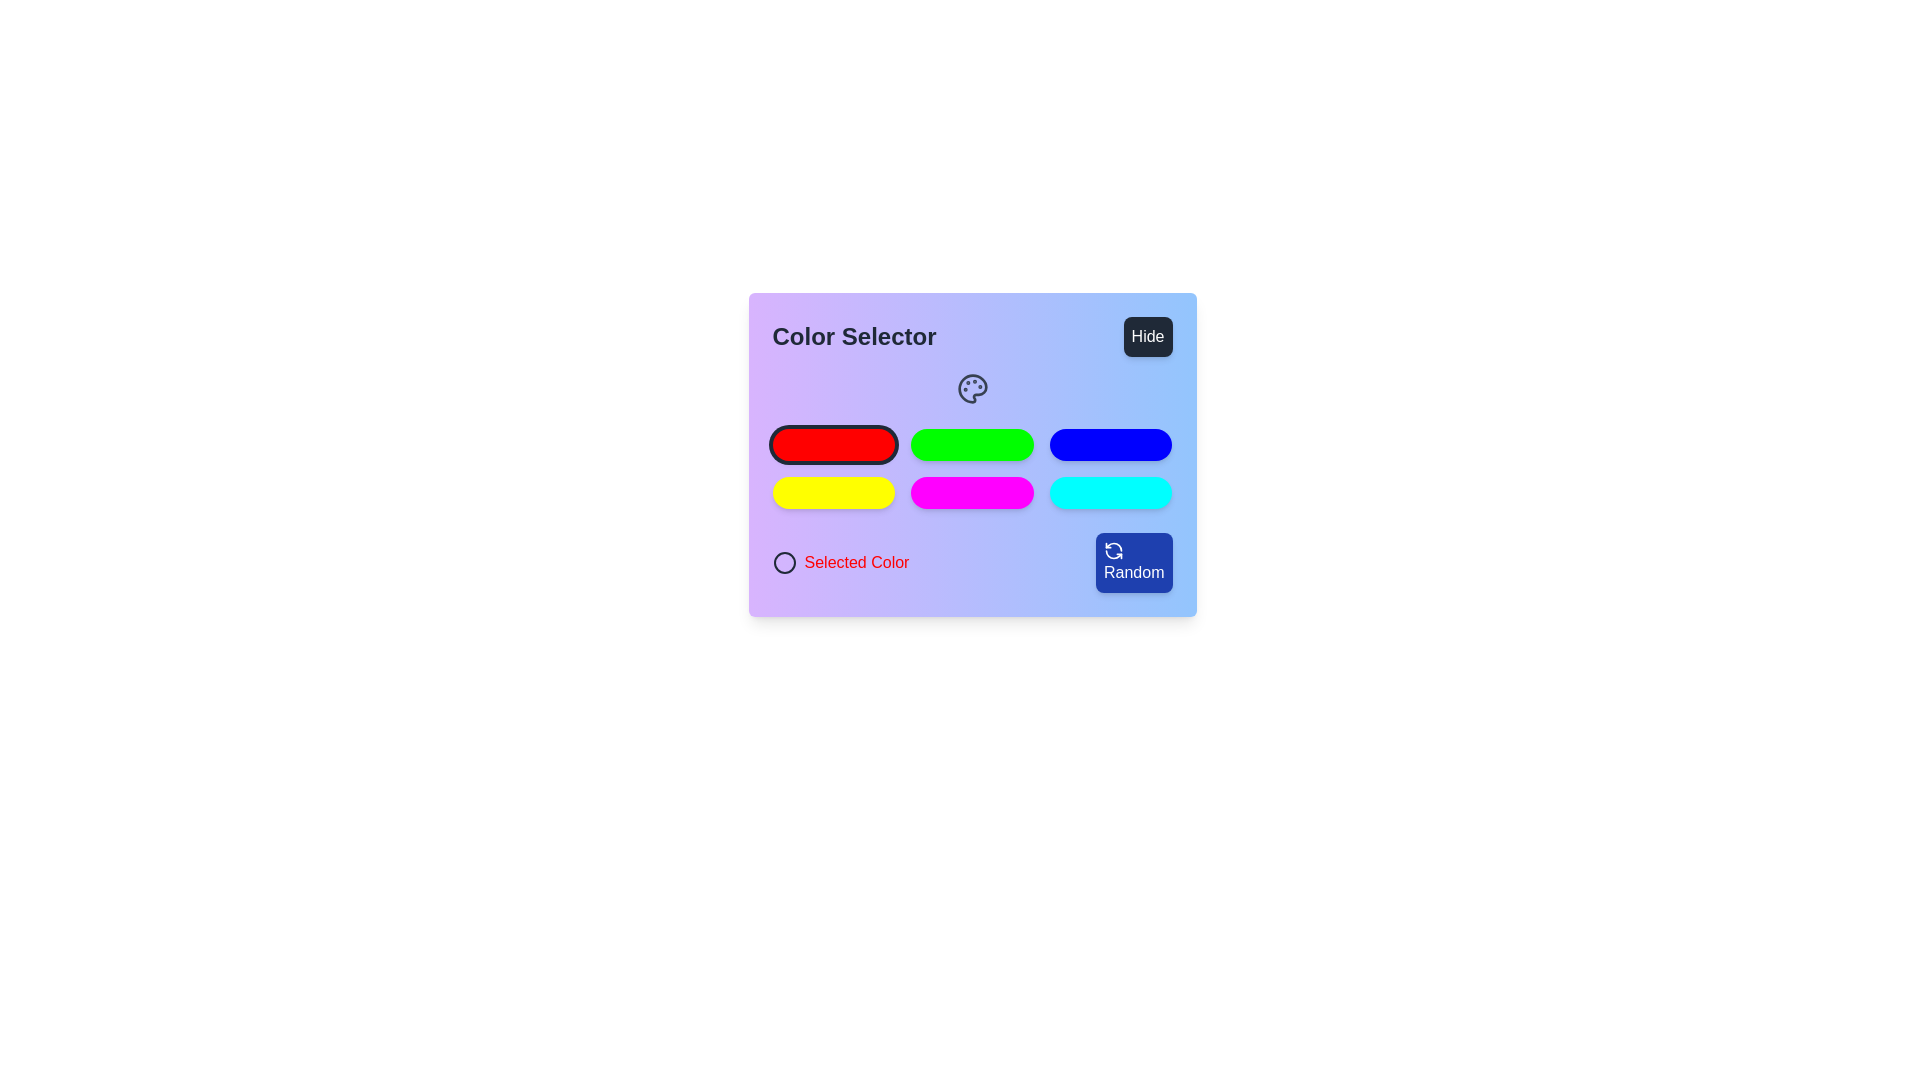  I want to click on the button that has a green background and rounded edges using keyboard navigation, so click(972, 455).